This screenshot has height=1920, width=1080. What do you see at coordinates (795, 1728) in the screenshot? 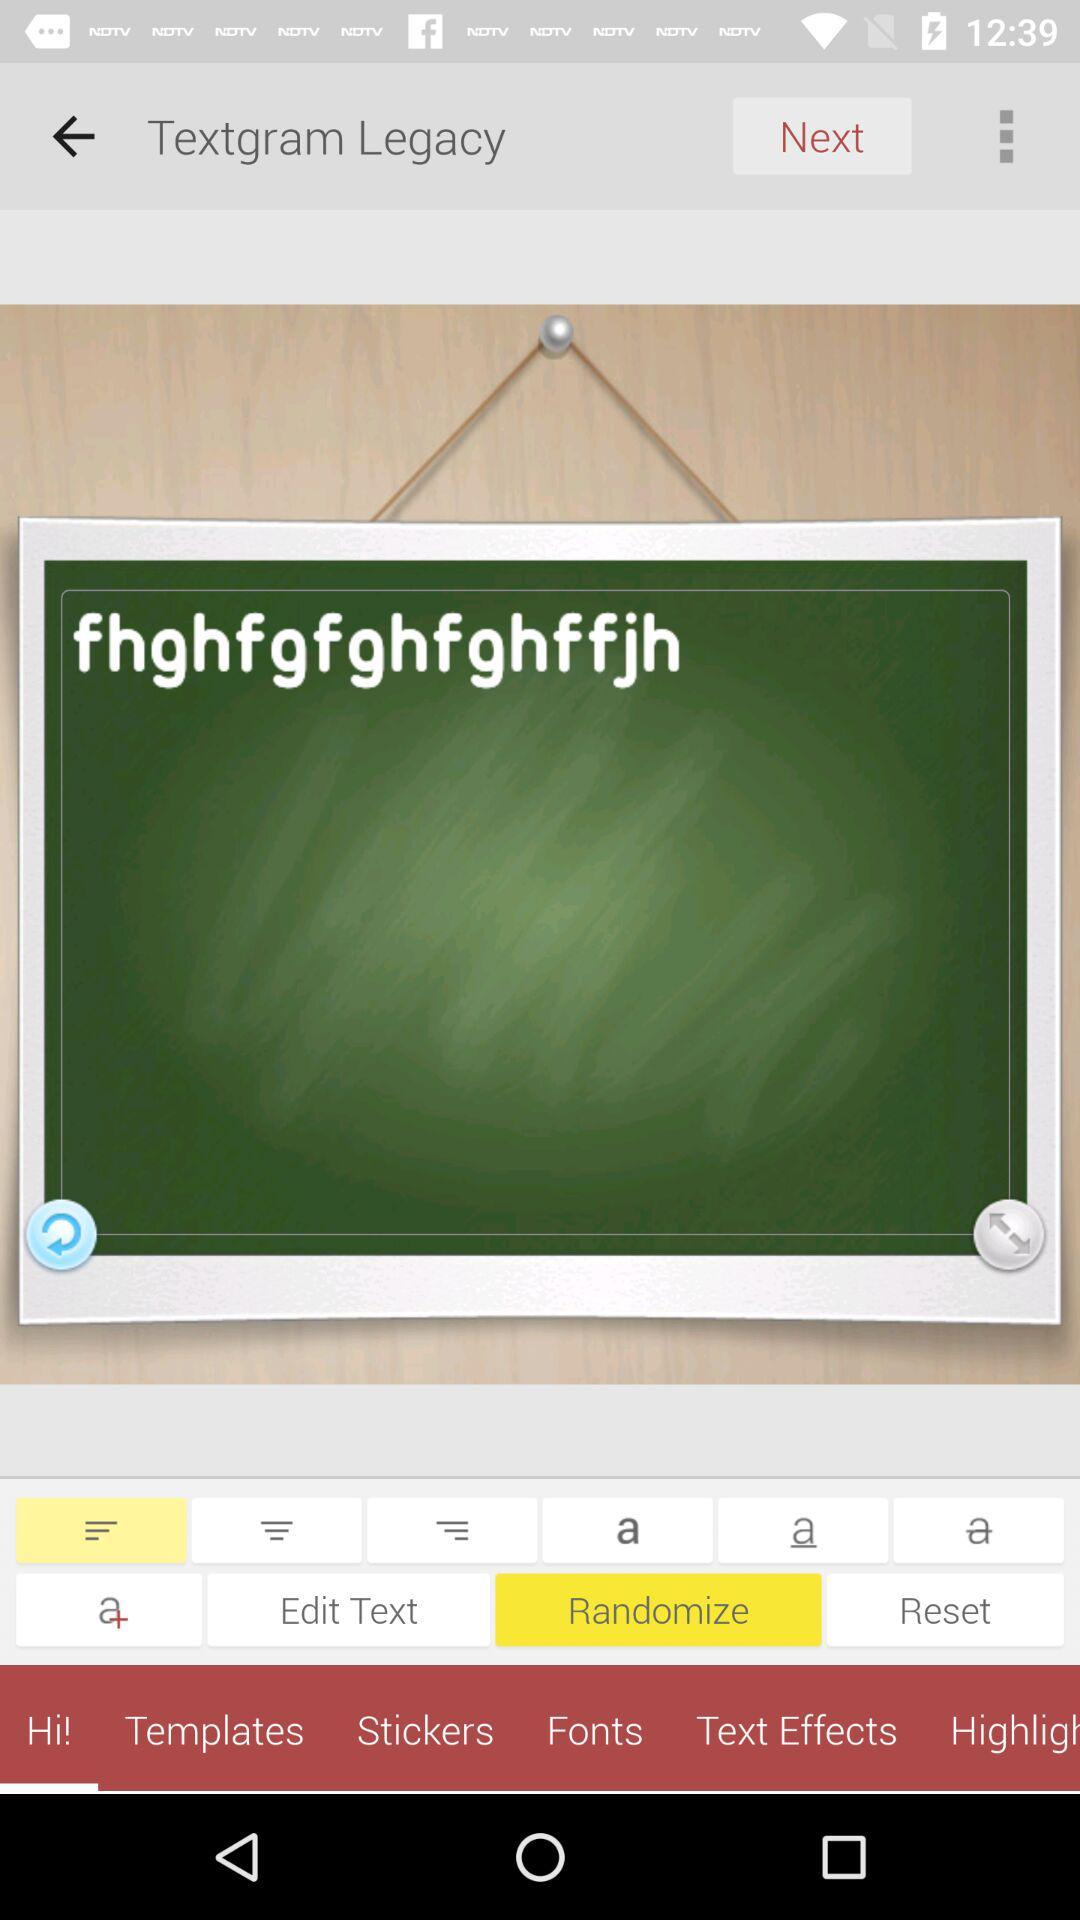
I see `the item next to the fonts item` at bounding box center [795, 1728].